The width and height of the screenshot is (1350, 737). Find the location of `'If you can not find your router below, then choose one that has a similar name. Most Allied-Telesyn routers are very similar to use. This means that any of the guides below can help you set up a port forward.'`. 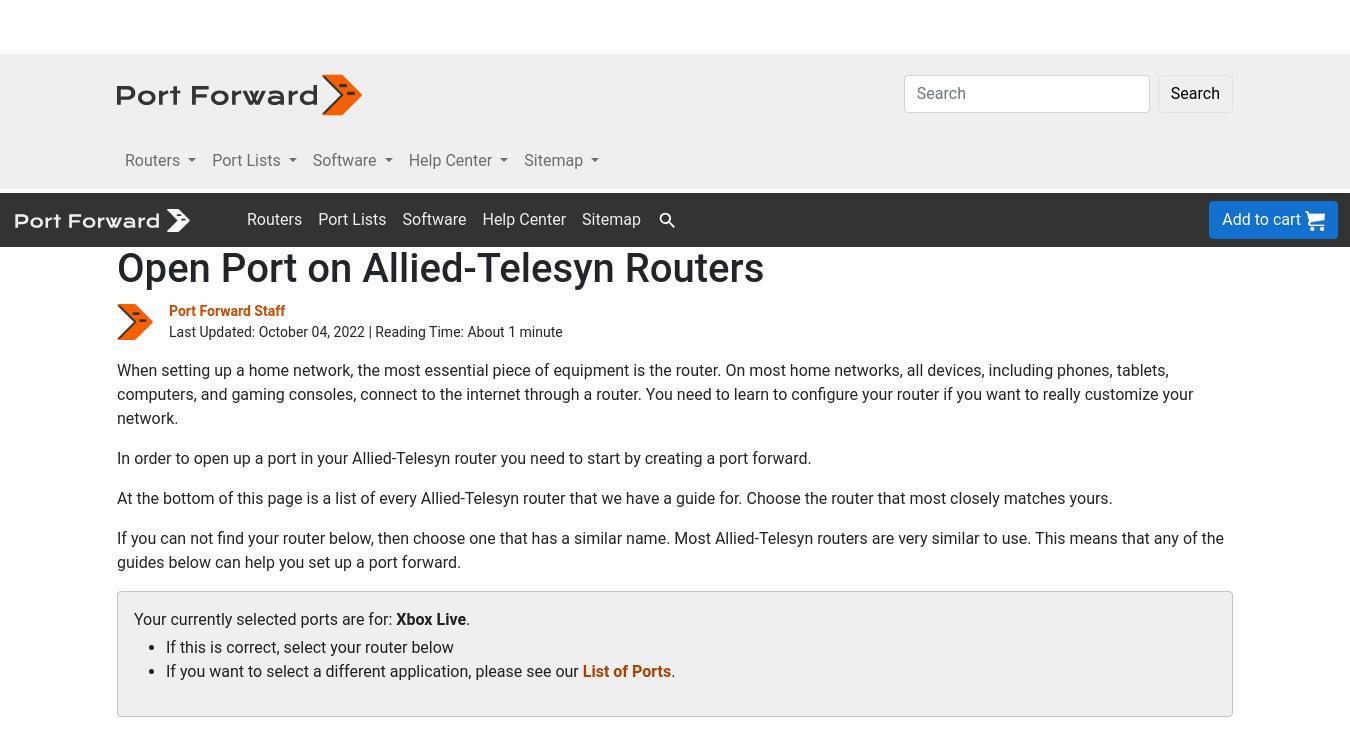

'If you can not find your router below, then choose one that has a similar name. Most Allied-Telesyn routers are very similar to use. This means that any of the guides below can help you set up a port forward.' is located at coordinates (670, 356).